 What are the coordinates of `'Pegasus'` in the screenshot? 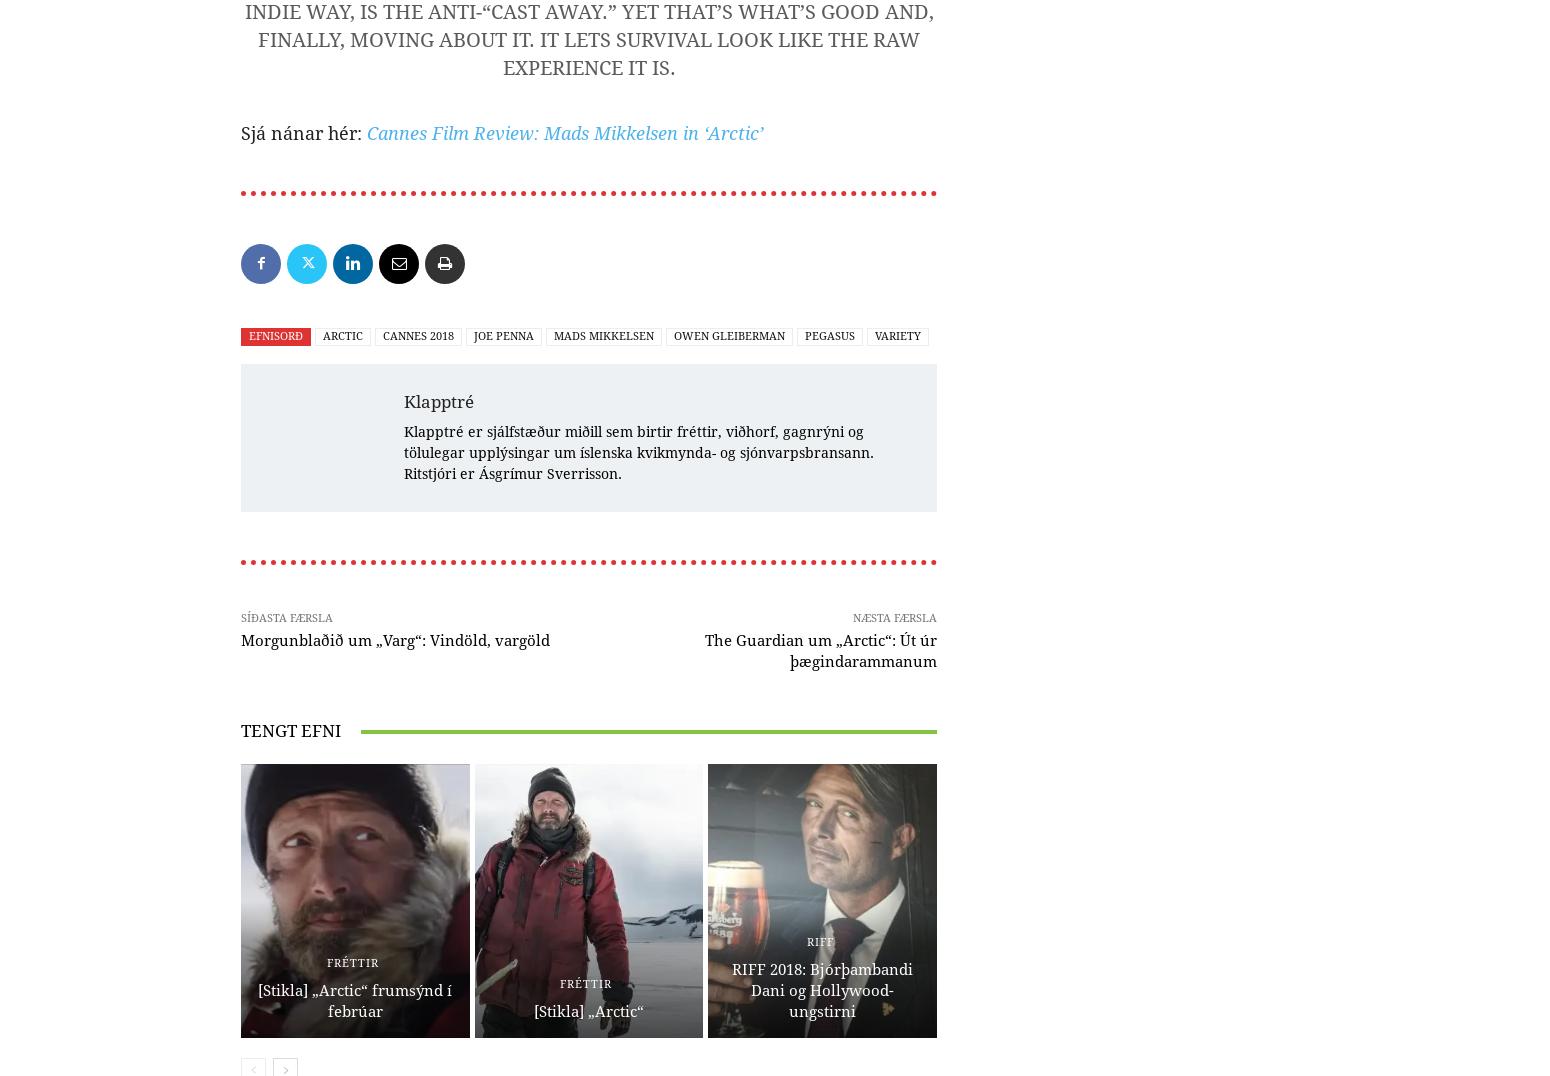 It's located at (829, 335).